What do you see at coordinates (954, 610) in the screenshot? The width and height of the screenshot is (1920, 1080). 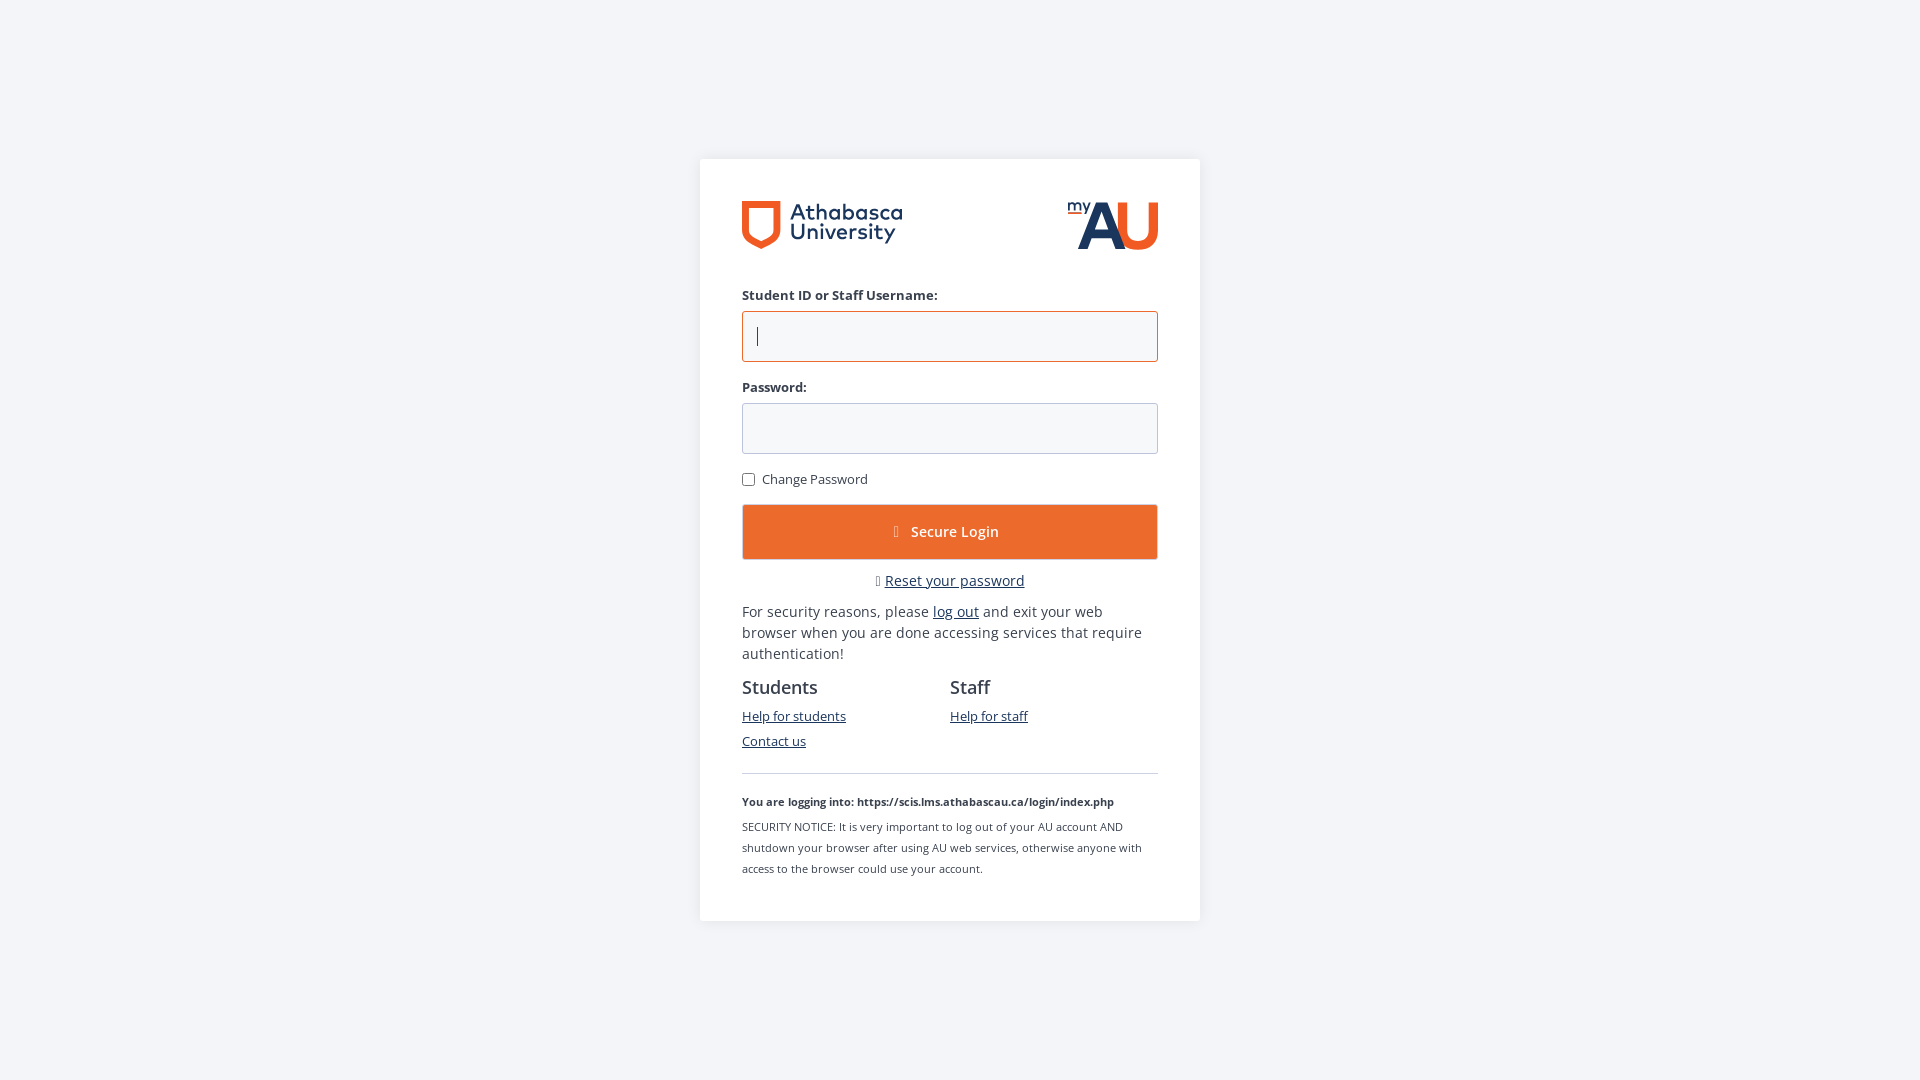 I see `'log out'` at bounding box center [954, 610].